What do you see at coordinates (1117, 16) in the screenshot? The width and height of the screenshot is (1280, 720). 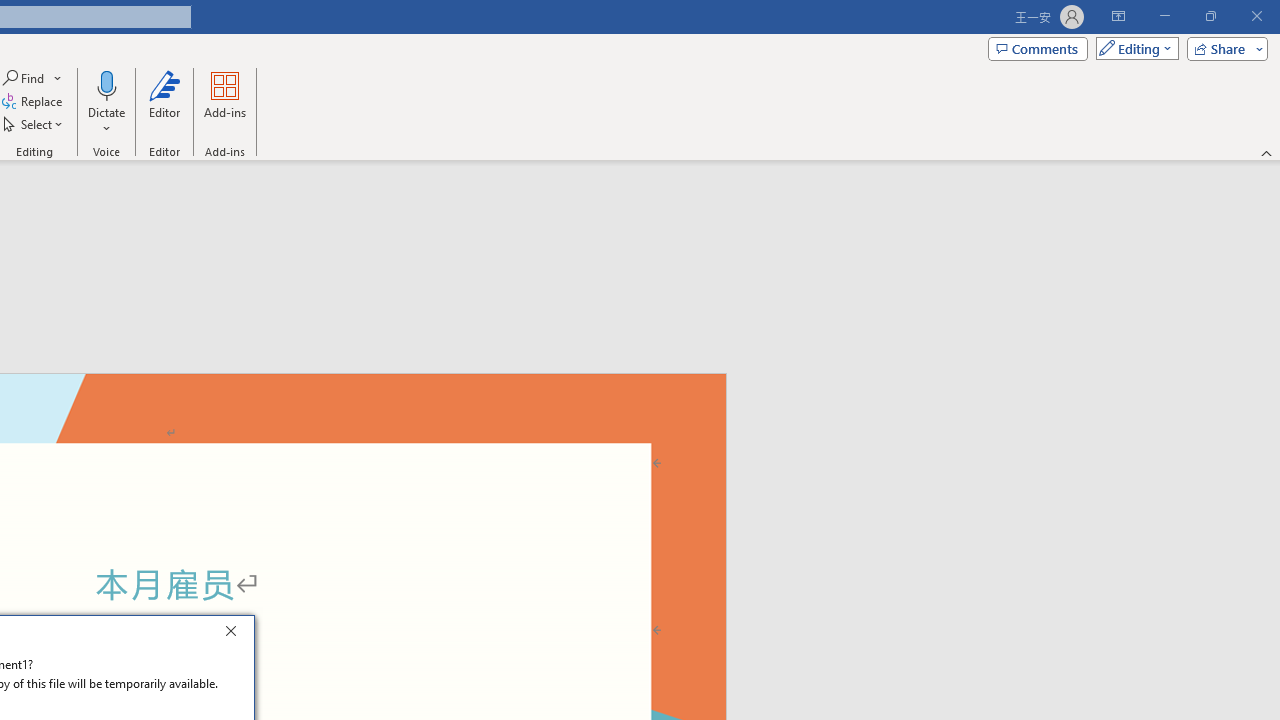 I see `'Ribbon Display Options'` at bounding box center [1117, 16].